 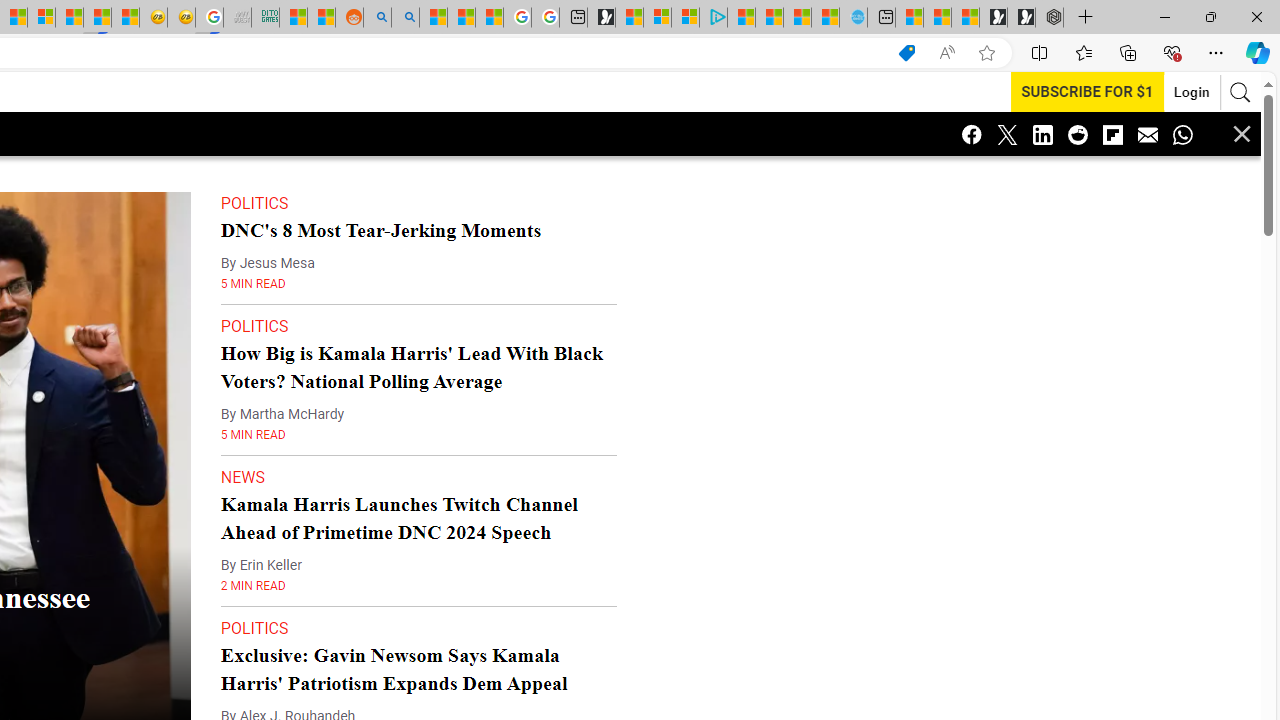 What do you see at coordinates (292, 17) in the screenshot?
I see `'MSNBC - MSN'` at bounding box center [292, 17].